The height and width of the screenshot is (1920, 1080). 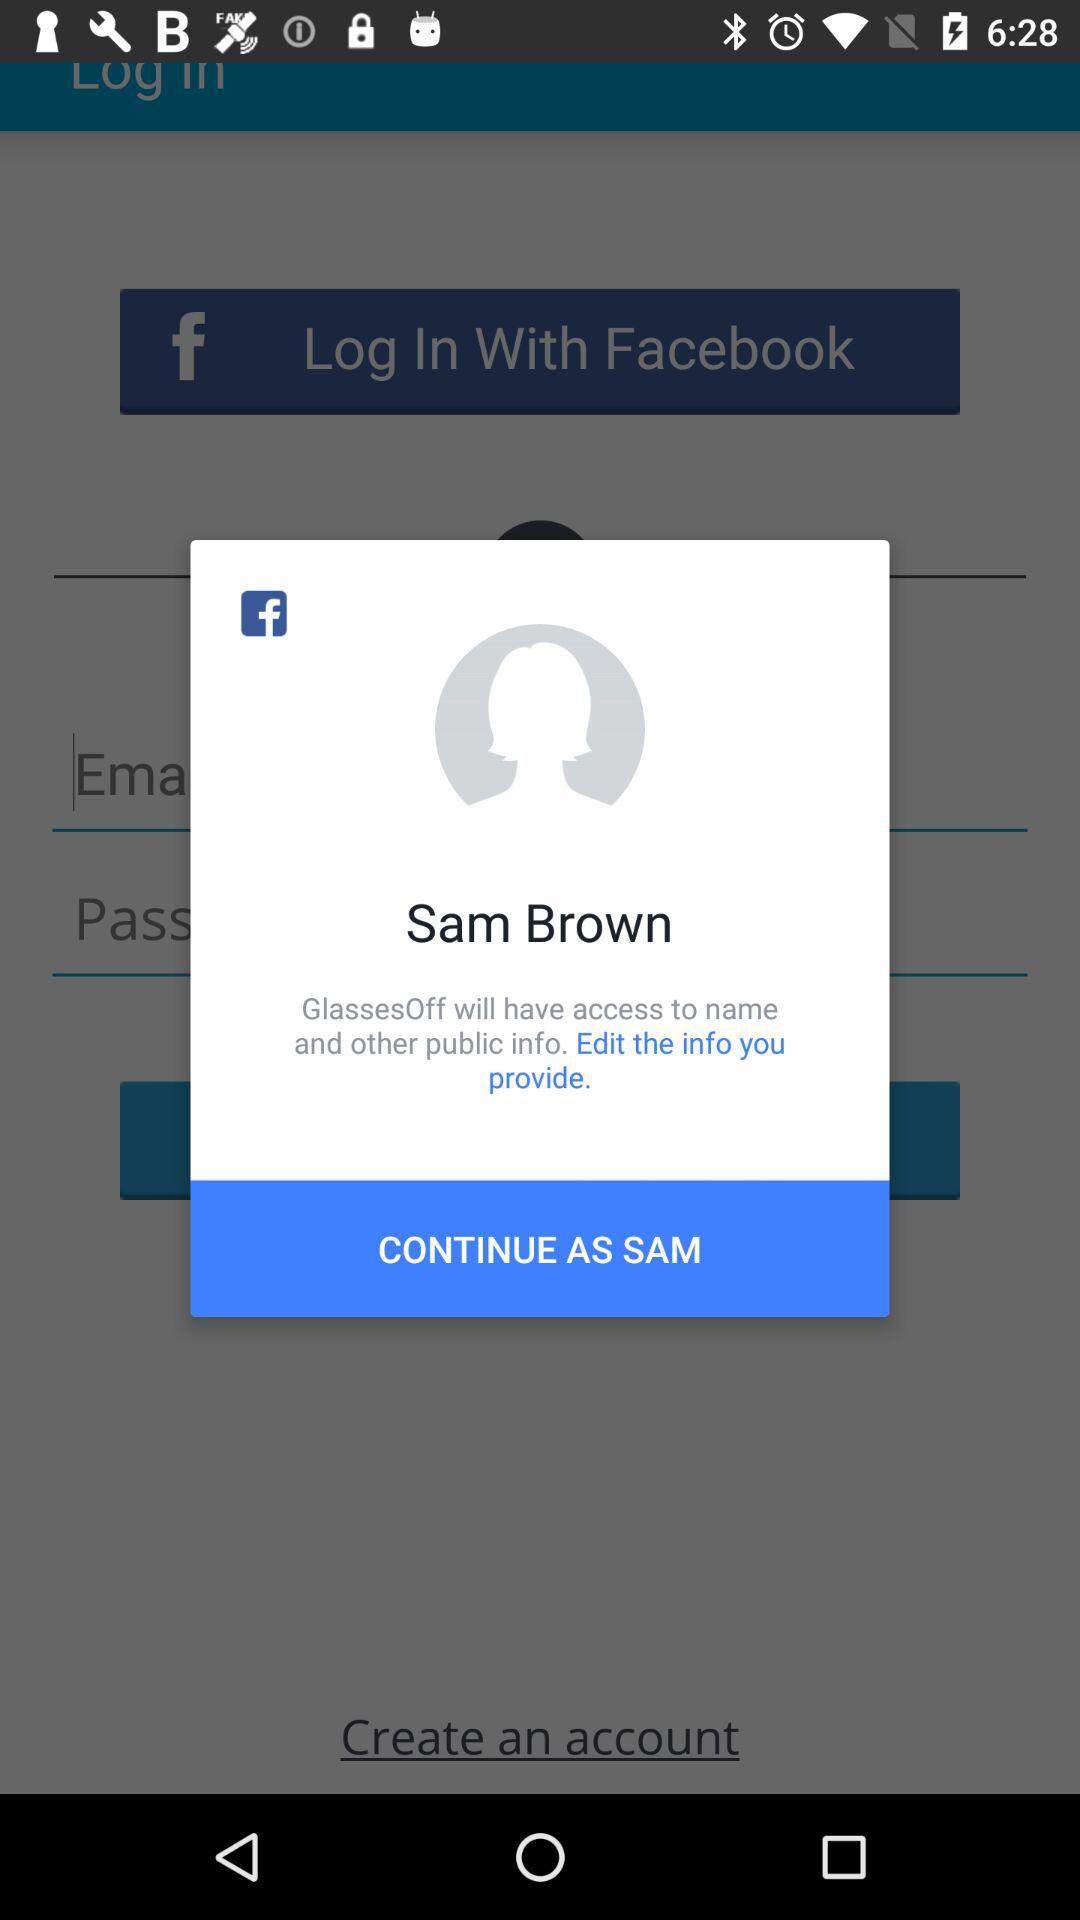 What do you see at coordinates (540, 1247) in the screenshot?
I see `item below the glassesoff will have item` at bounding box center [540, 1247].